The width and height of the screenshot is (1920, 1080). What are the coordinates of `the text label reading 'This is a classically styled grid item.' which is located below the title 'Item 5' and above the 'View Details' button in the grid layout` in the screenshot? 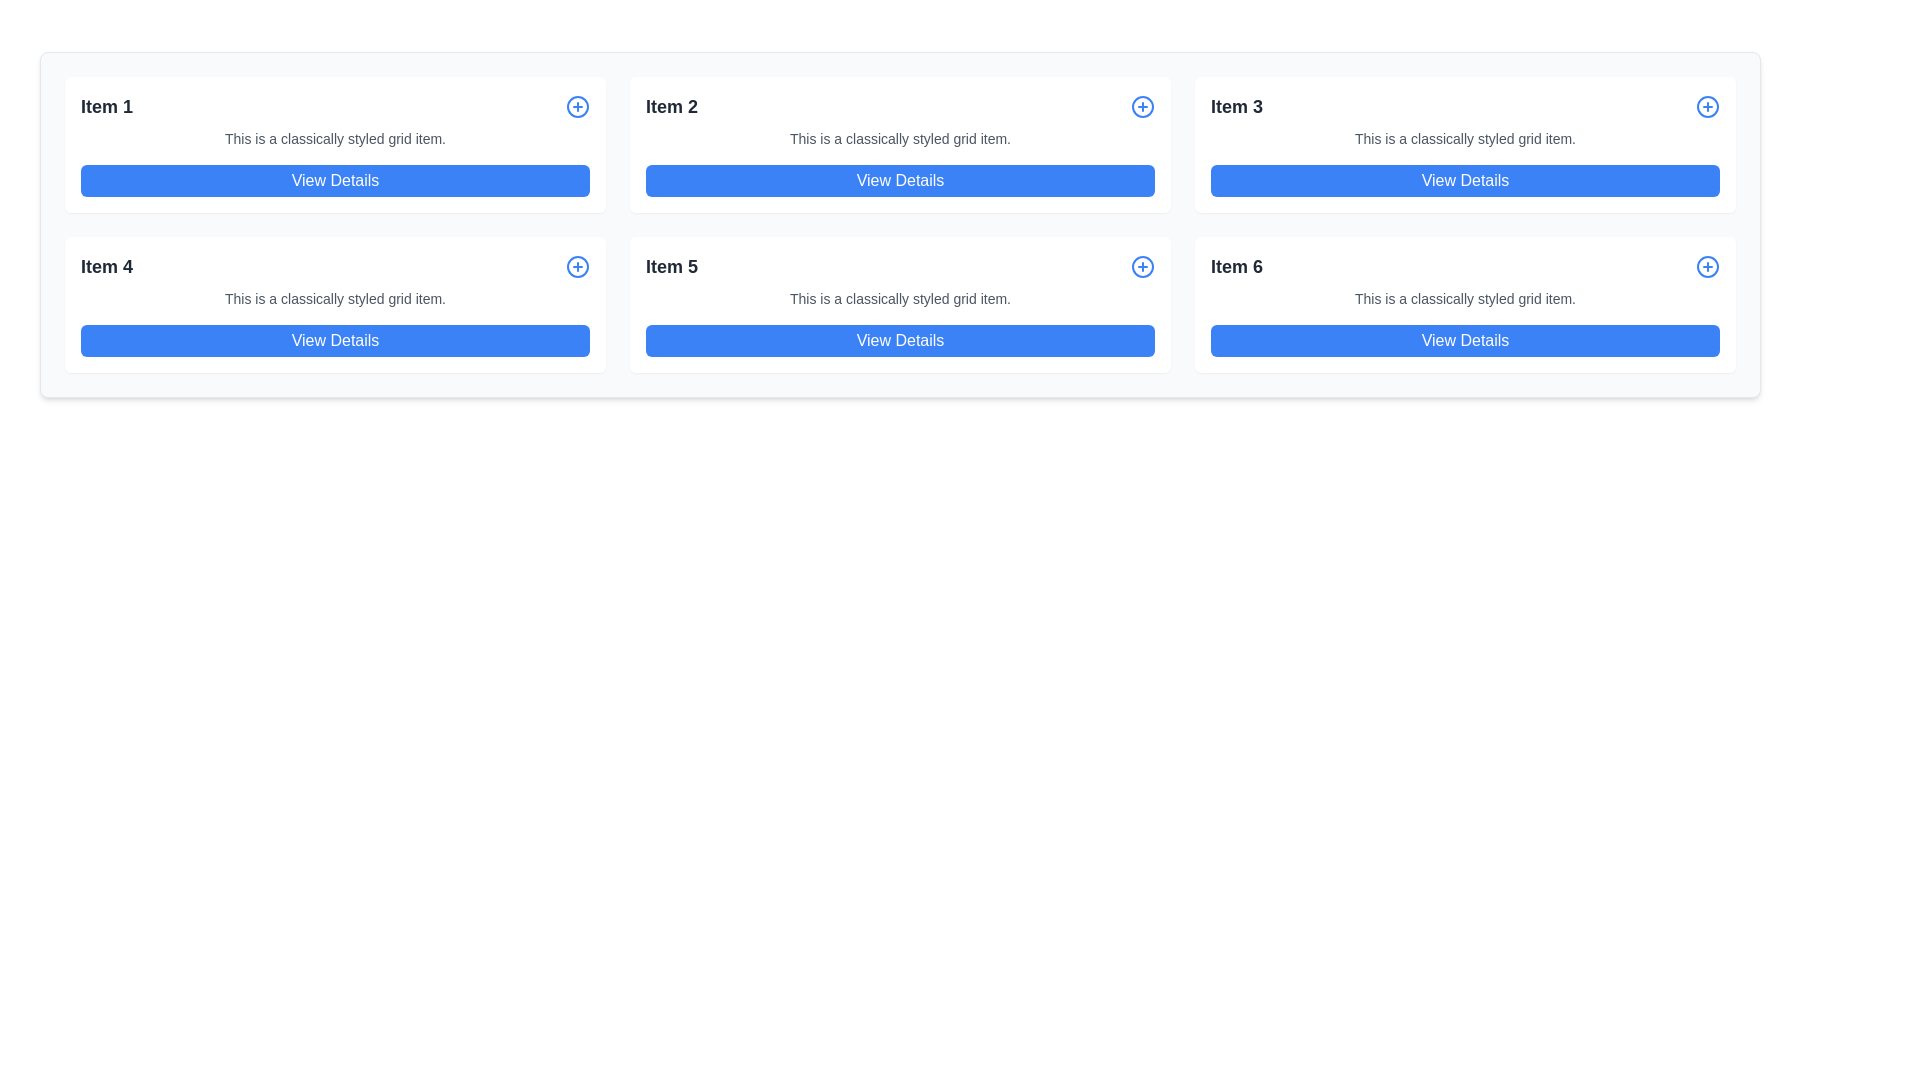 It's located at (899, 299).